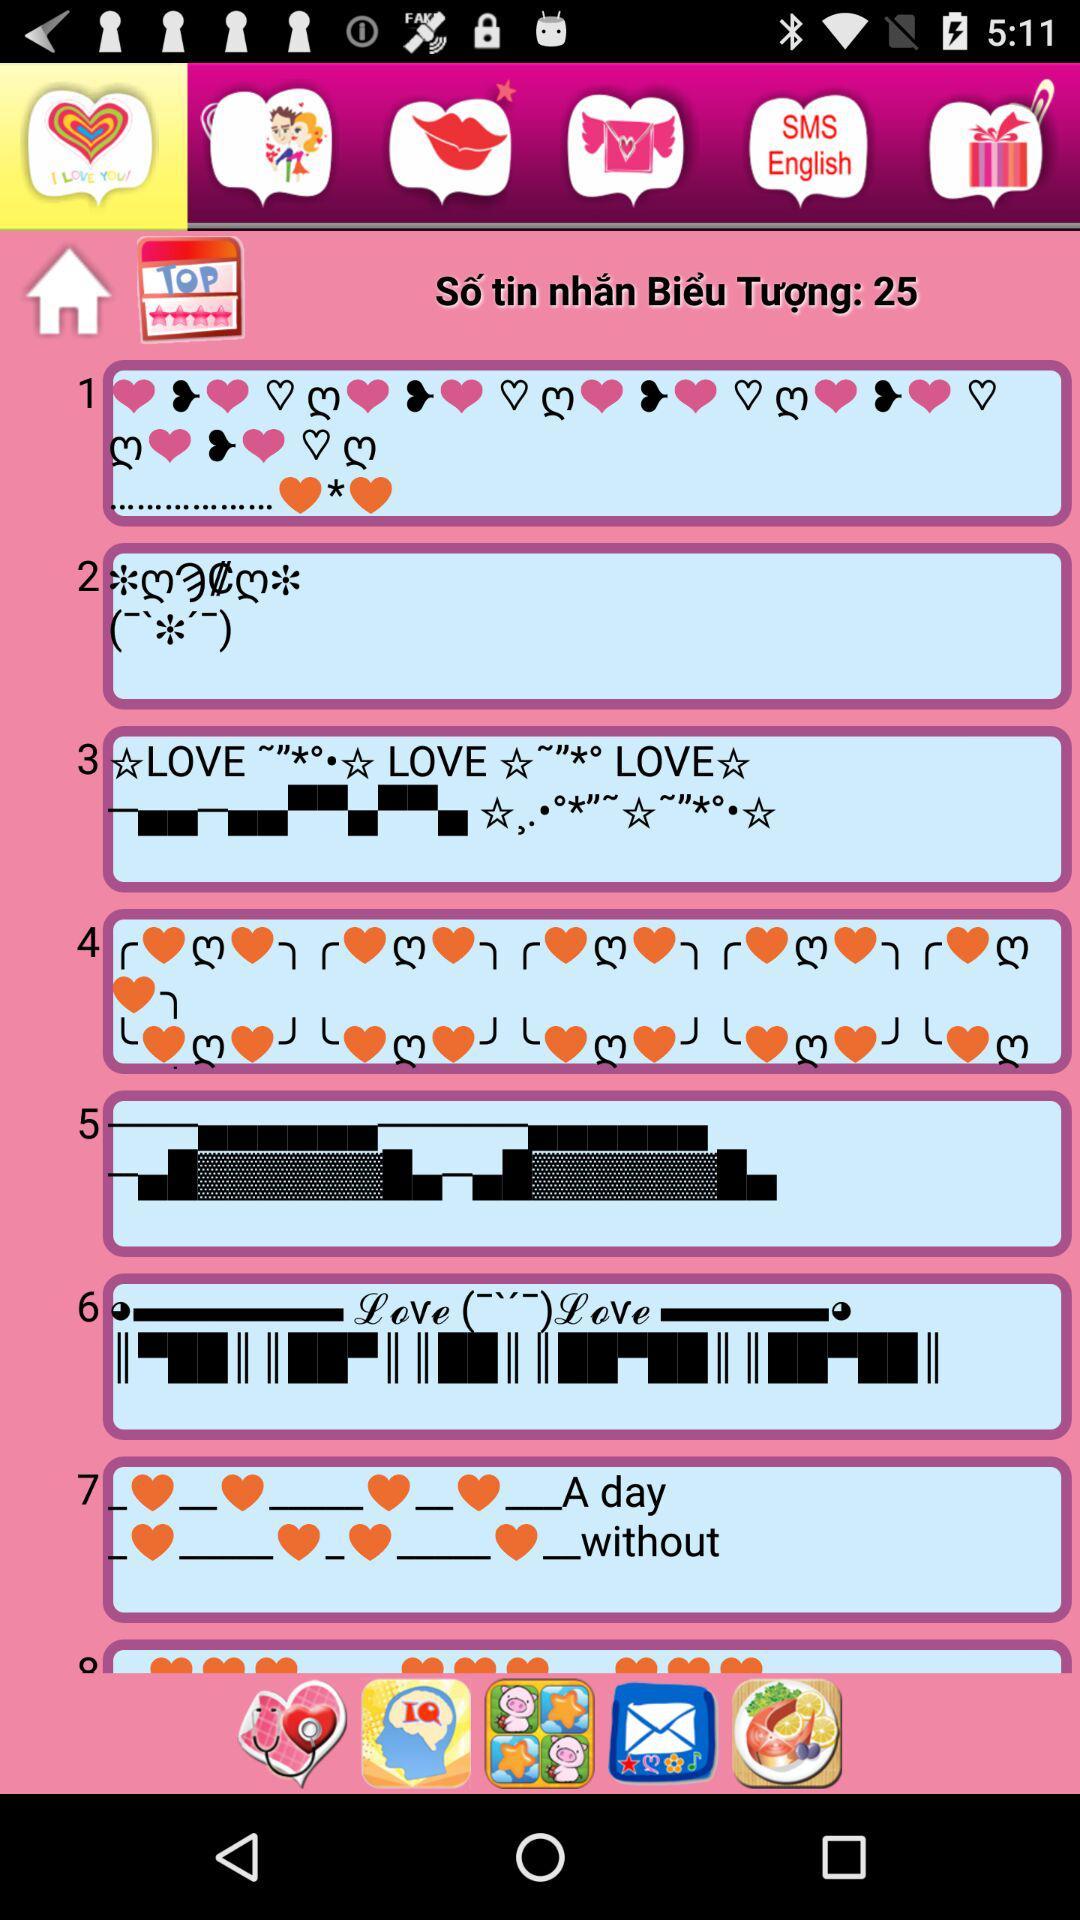 The width and height of the screenshot is (1080, 1920). Describe the element at coordinates (586, 991) in the screenshot. I see `the app above the 5 icon` at that location.